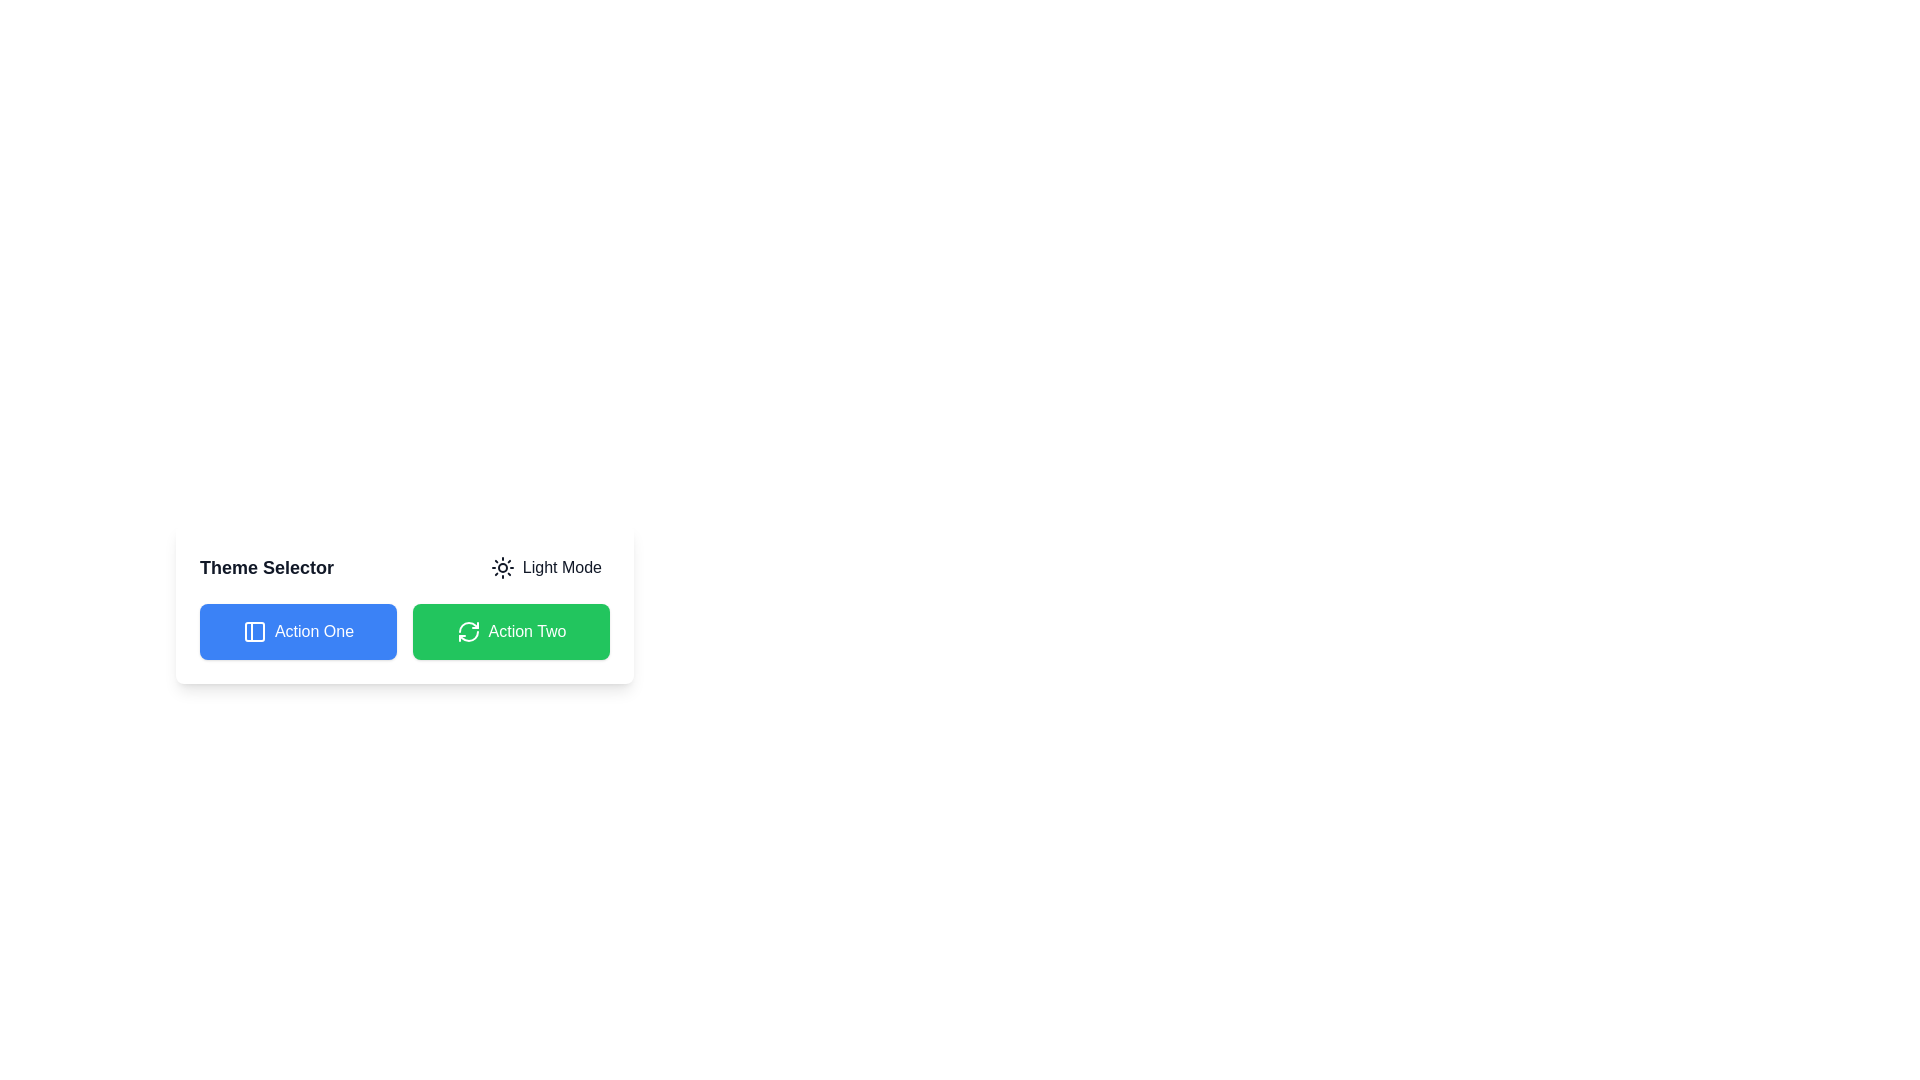  What do you see at coordinates (546, 567) in the screenshot?
I see `the 'Light Mode' button, which is a rectangular button with a sun icon, positioned to the right of the 'Theme Selector' text` at bounding box center [546, 567].